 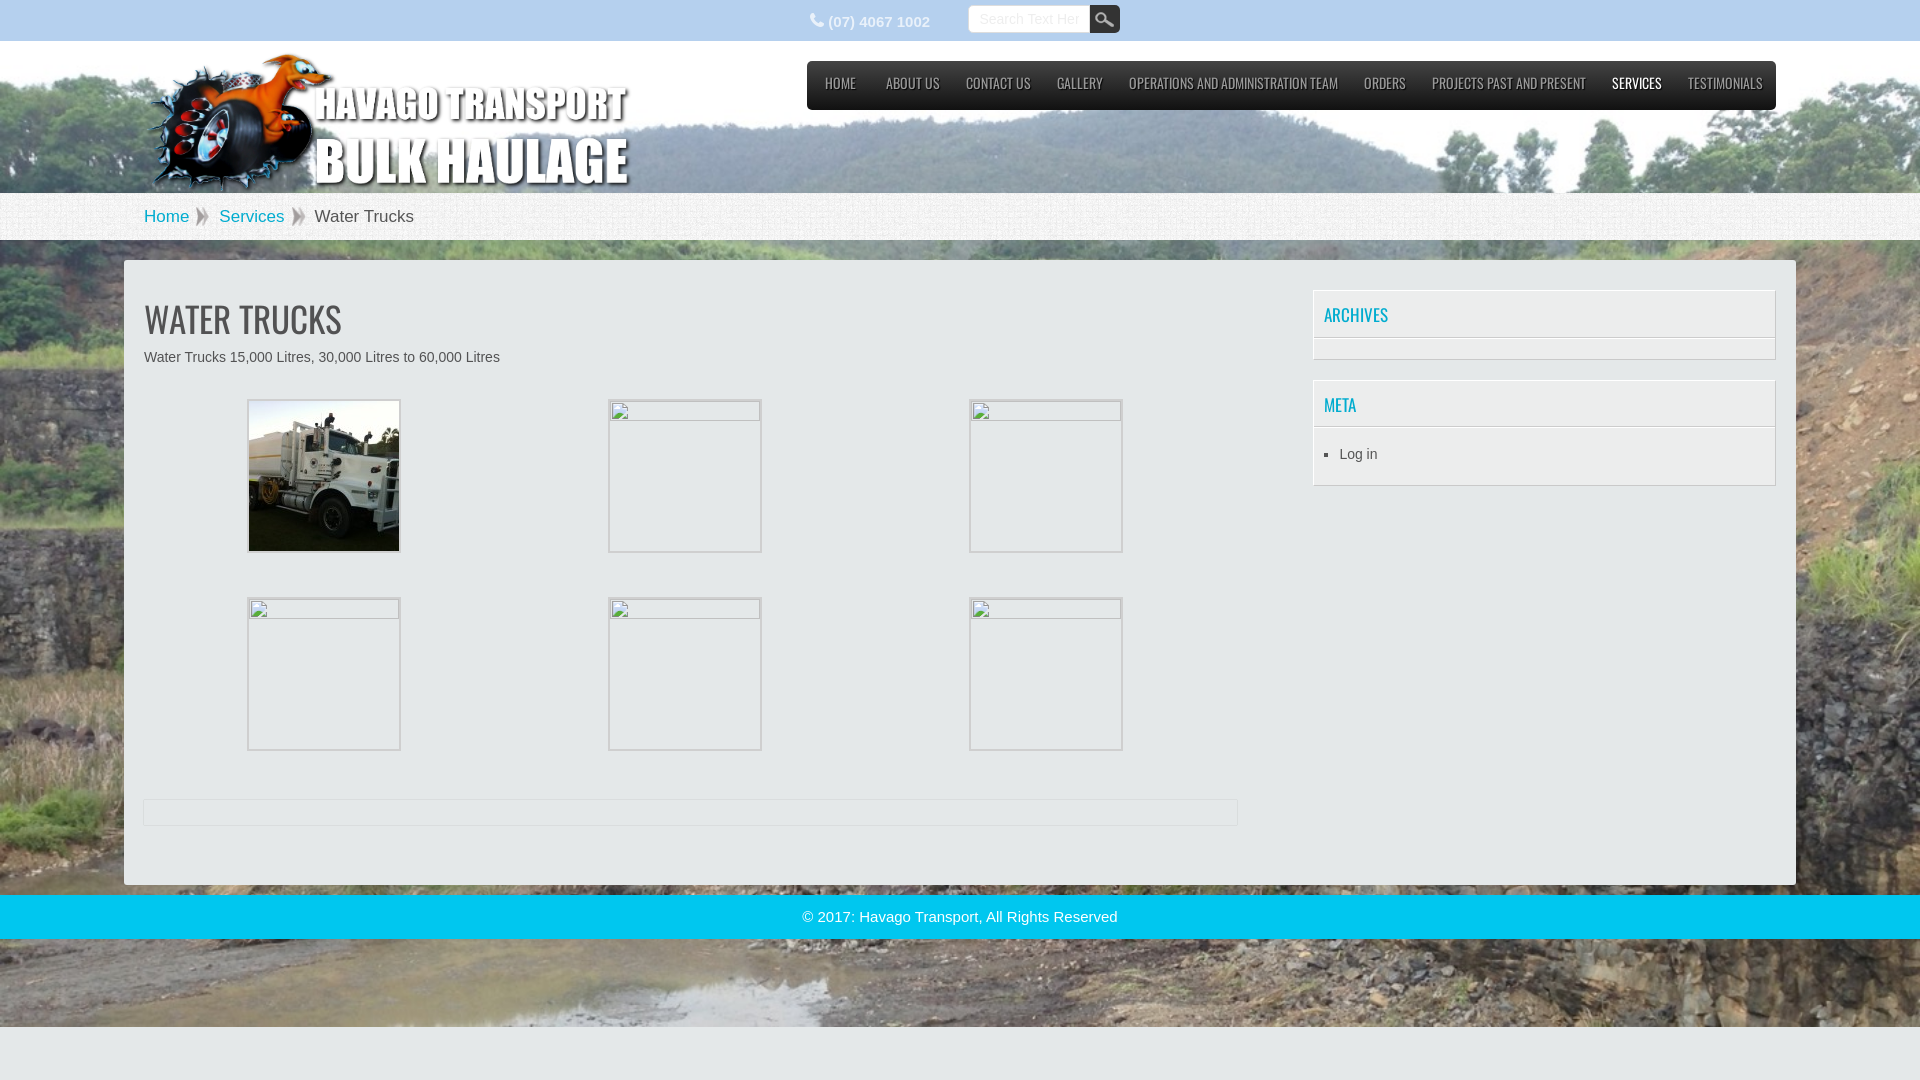 I want to click on 'TESTIMONIALS', so click(x=1724, y=87).